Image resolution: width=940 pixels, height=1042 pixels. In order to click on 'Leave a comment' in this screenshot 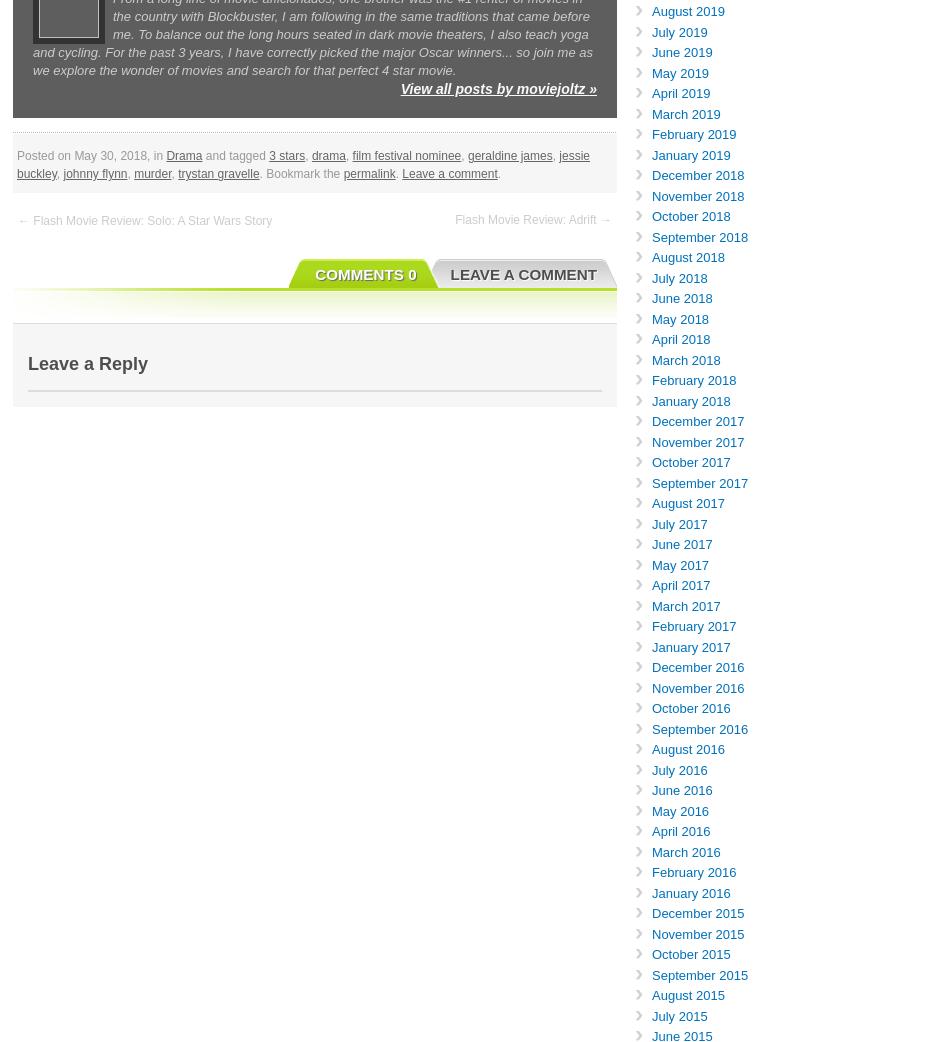, I will do `click(448, 173)`.